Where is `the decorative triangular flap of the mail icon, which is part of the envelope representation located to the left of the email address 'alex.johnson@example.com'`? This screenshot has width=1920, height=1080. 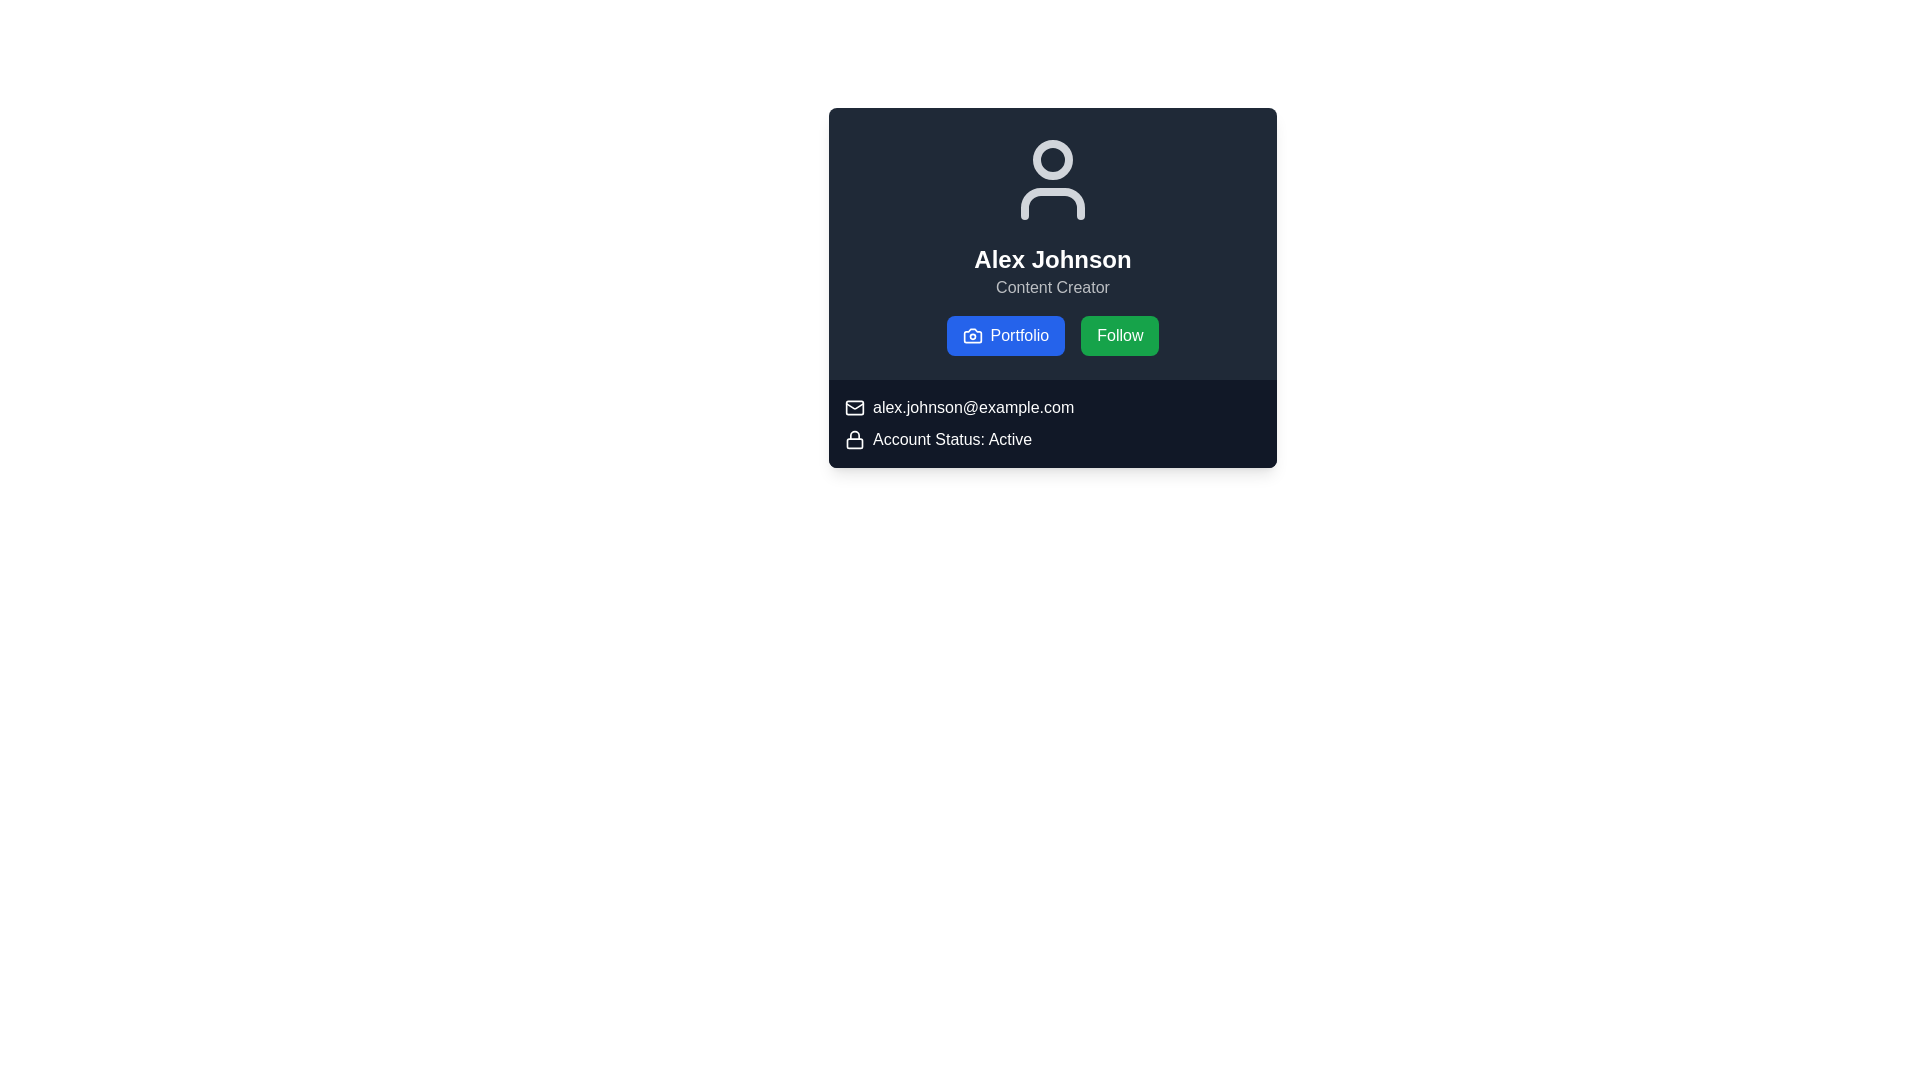 the decorative triangular flap of the mail icon, which is part of the envelope representation located to the left of the email address 'alex.johnson@example.com' is located at coordinates (854, 405).